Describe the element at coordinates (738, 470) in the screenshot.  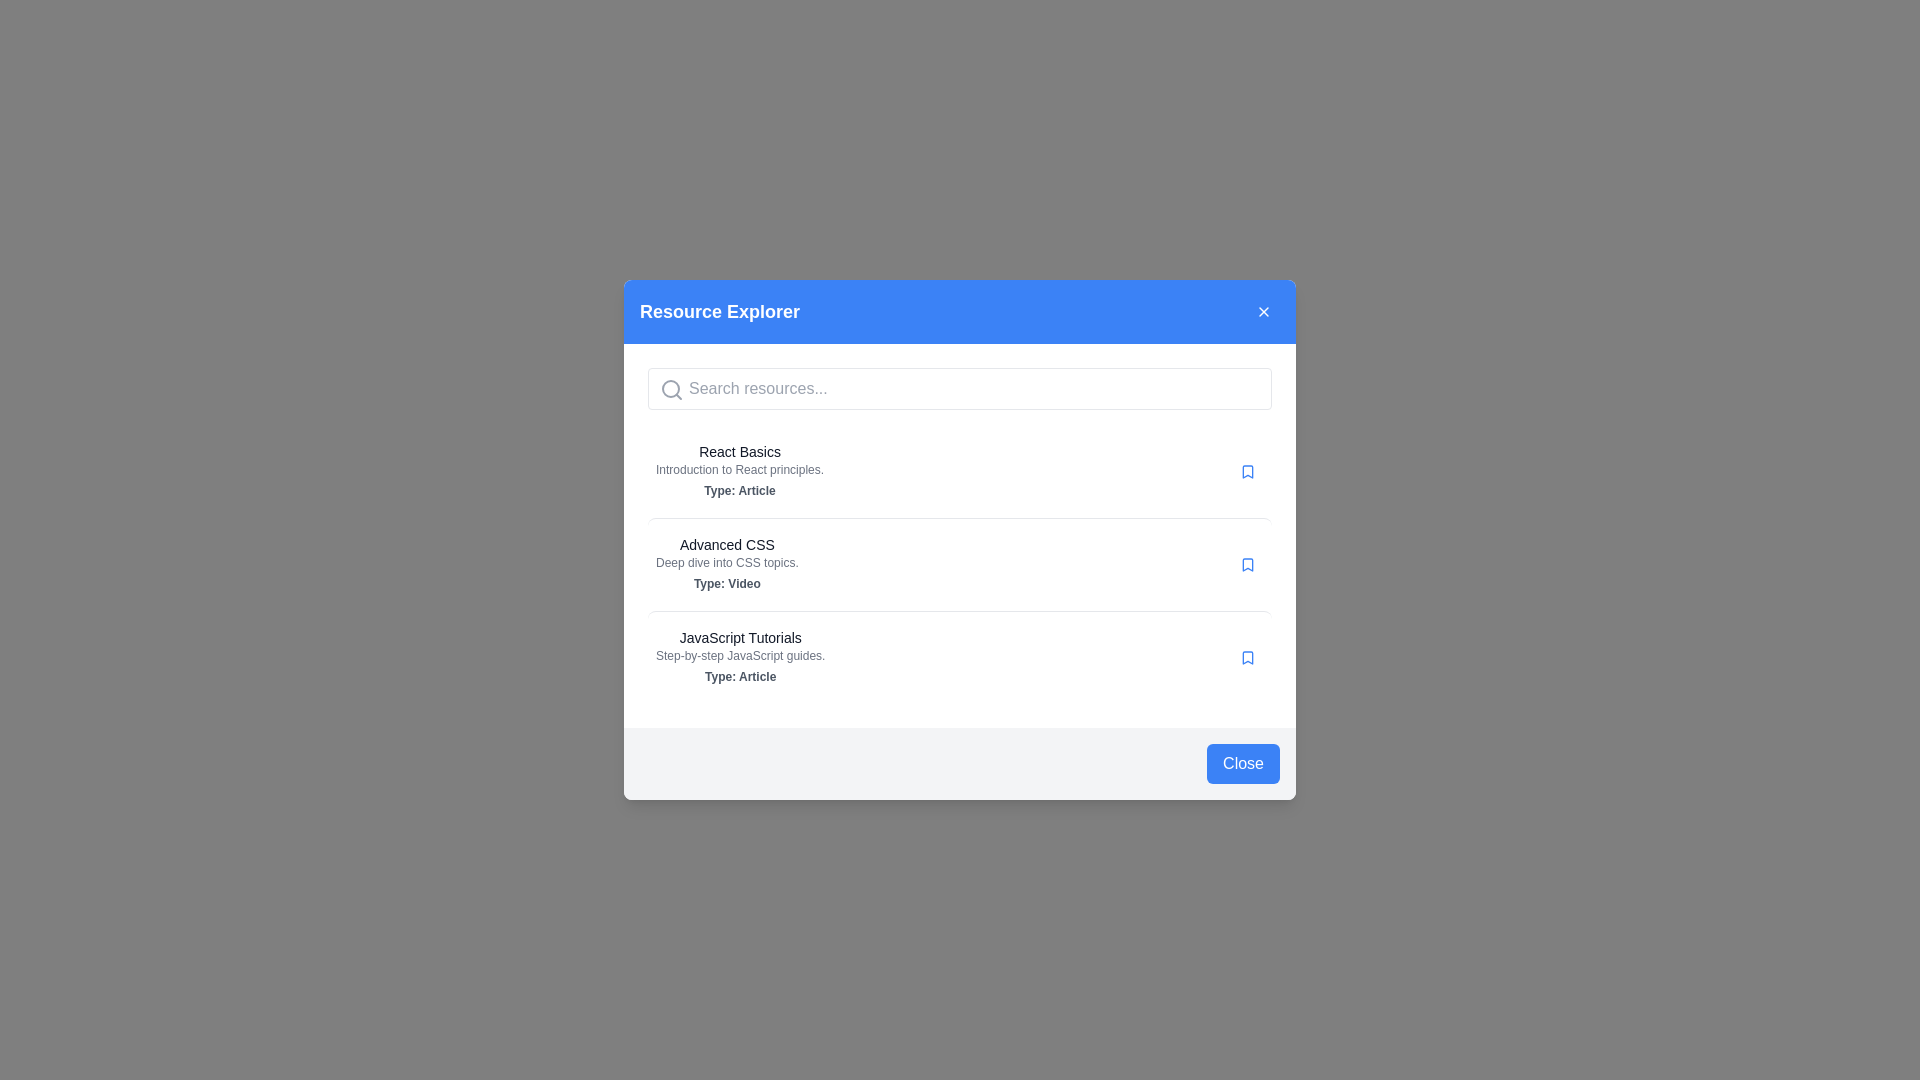
I see `the descriptive text element providing context for the 'React Basics' topic, located in the 'Resource Explorer' modal, specifically the second visible component below the title and above the type information` at that location.